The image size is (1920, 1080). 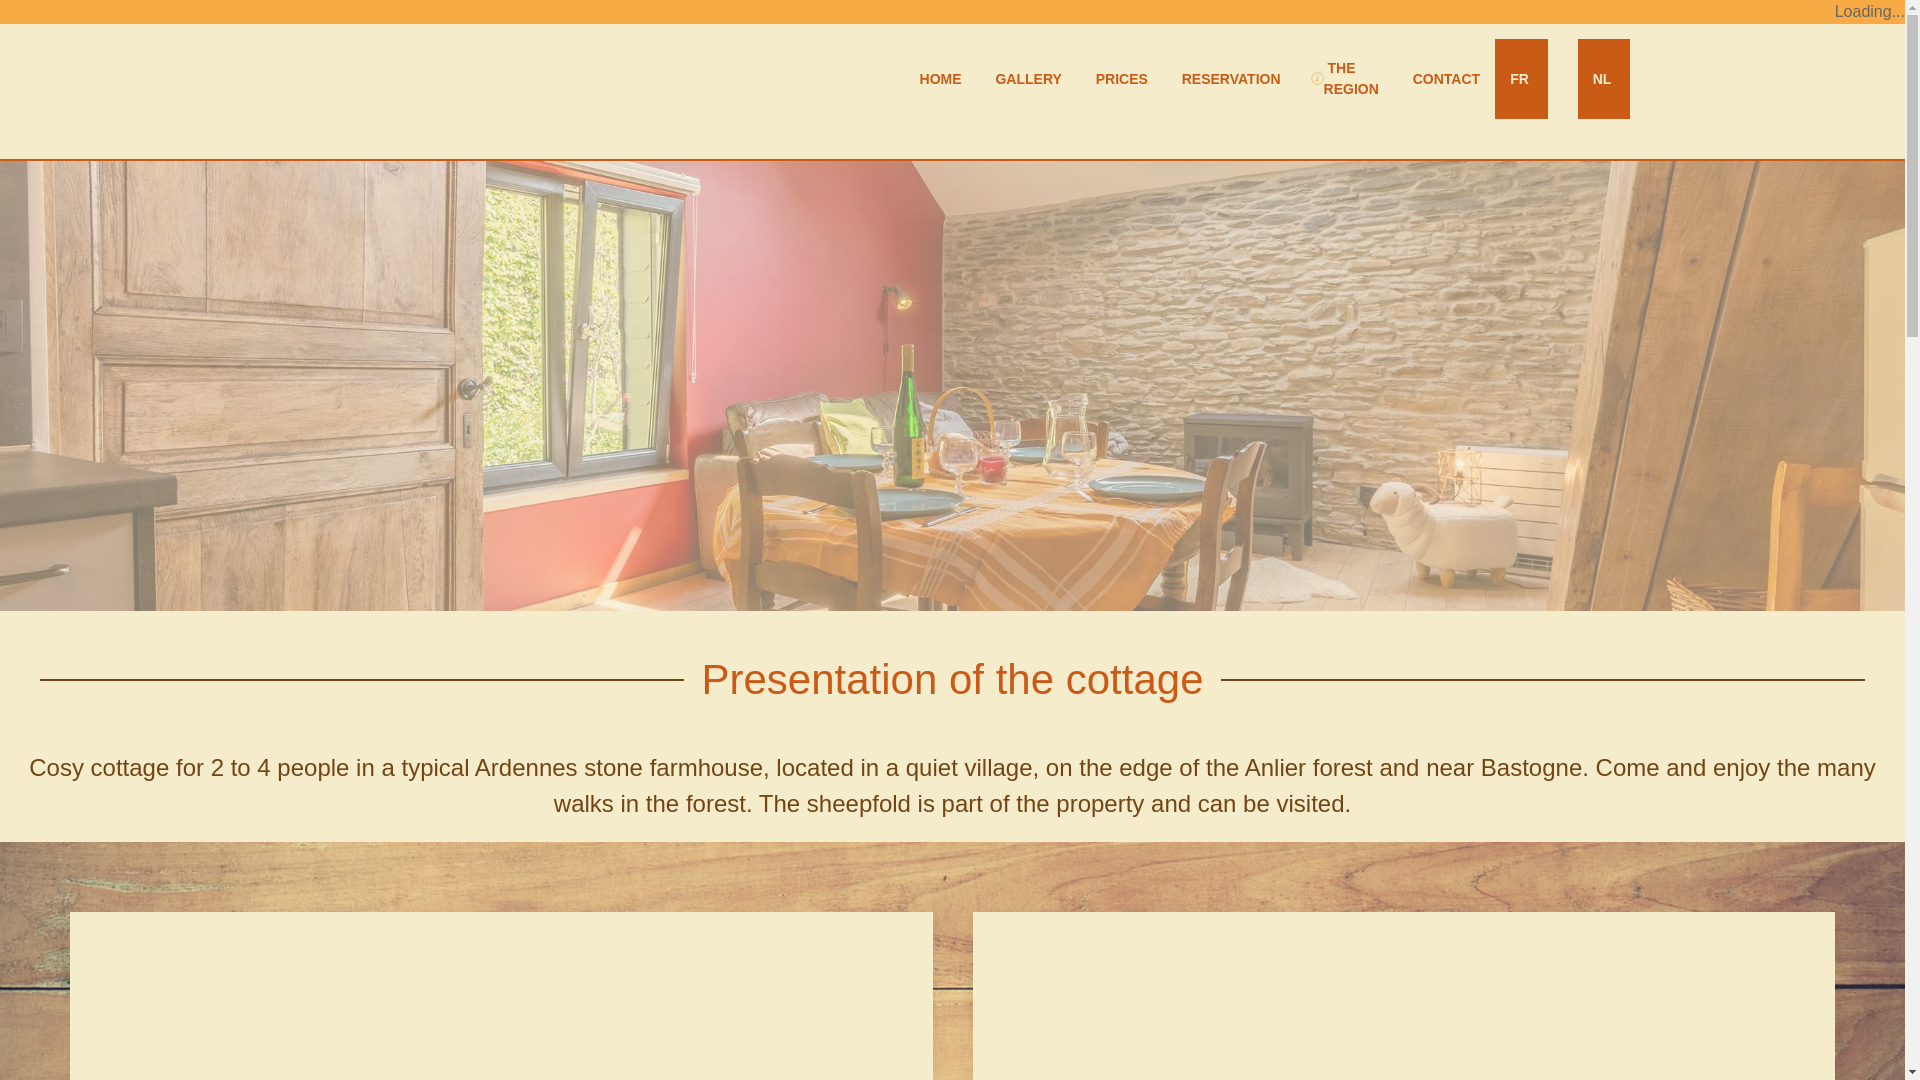 What do you see at coordinates (1027, 77) in the screenshot?
I see `' GALLERY'` at bounding box center [1027, 77].